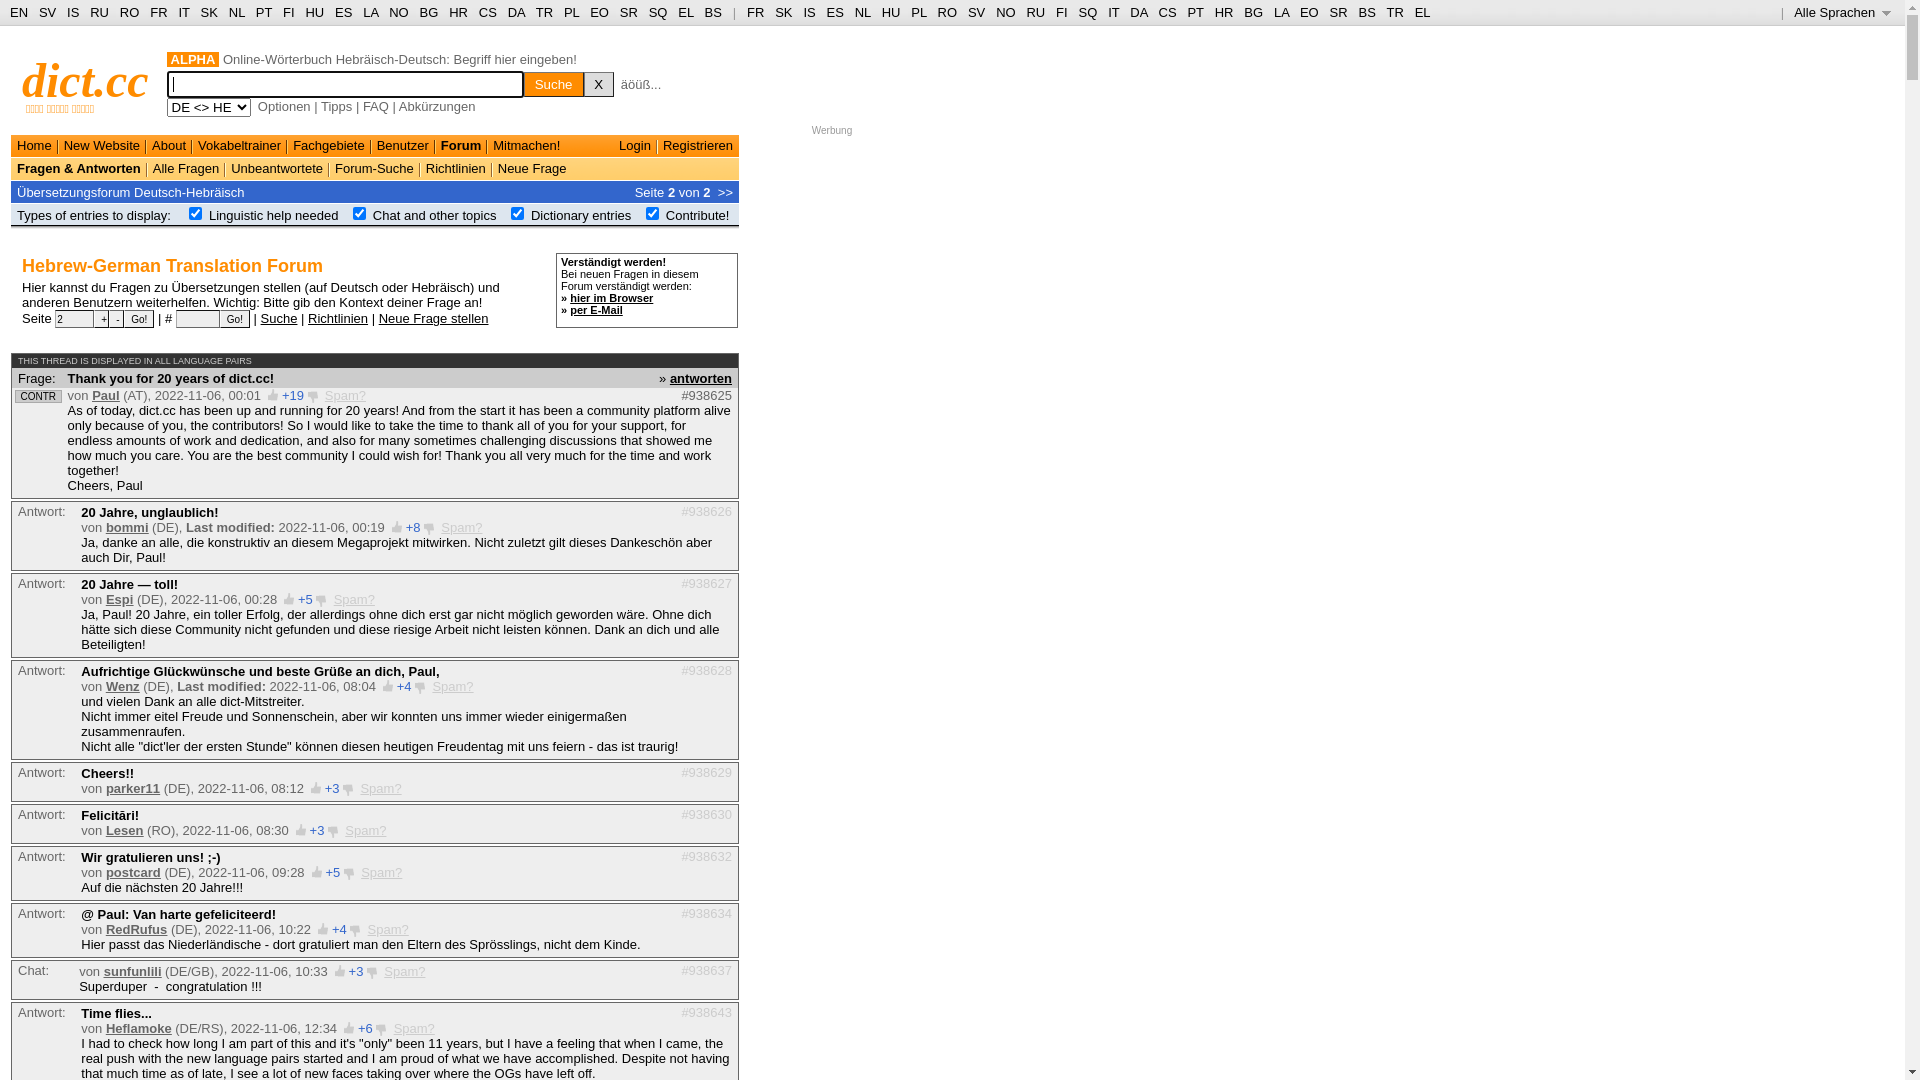  Describe the element at coordinates (809, 12) in the screenshot. I see `'IS'` at that location.